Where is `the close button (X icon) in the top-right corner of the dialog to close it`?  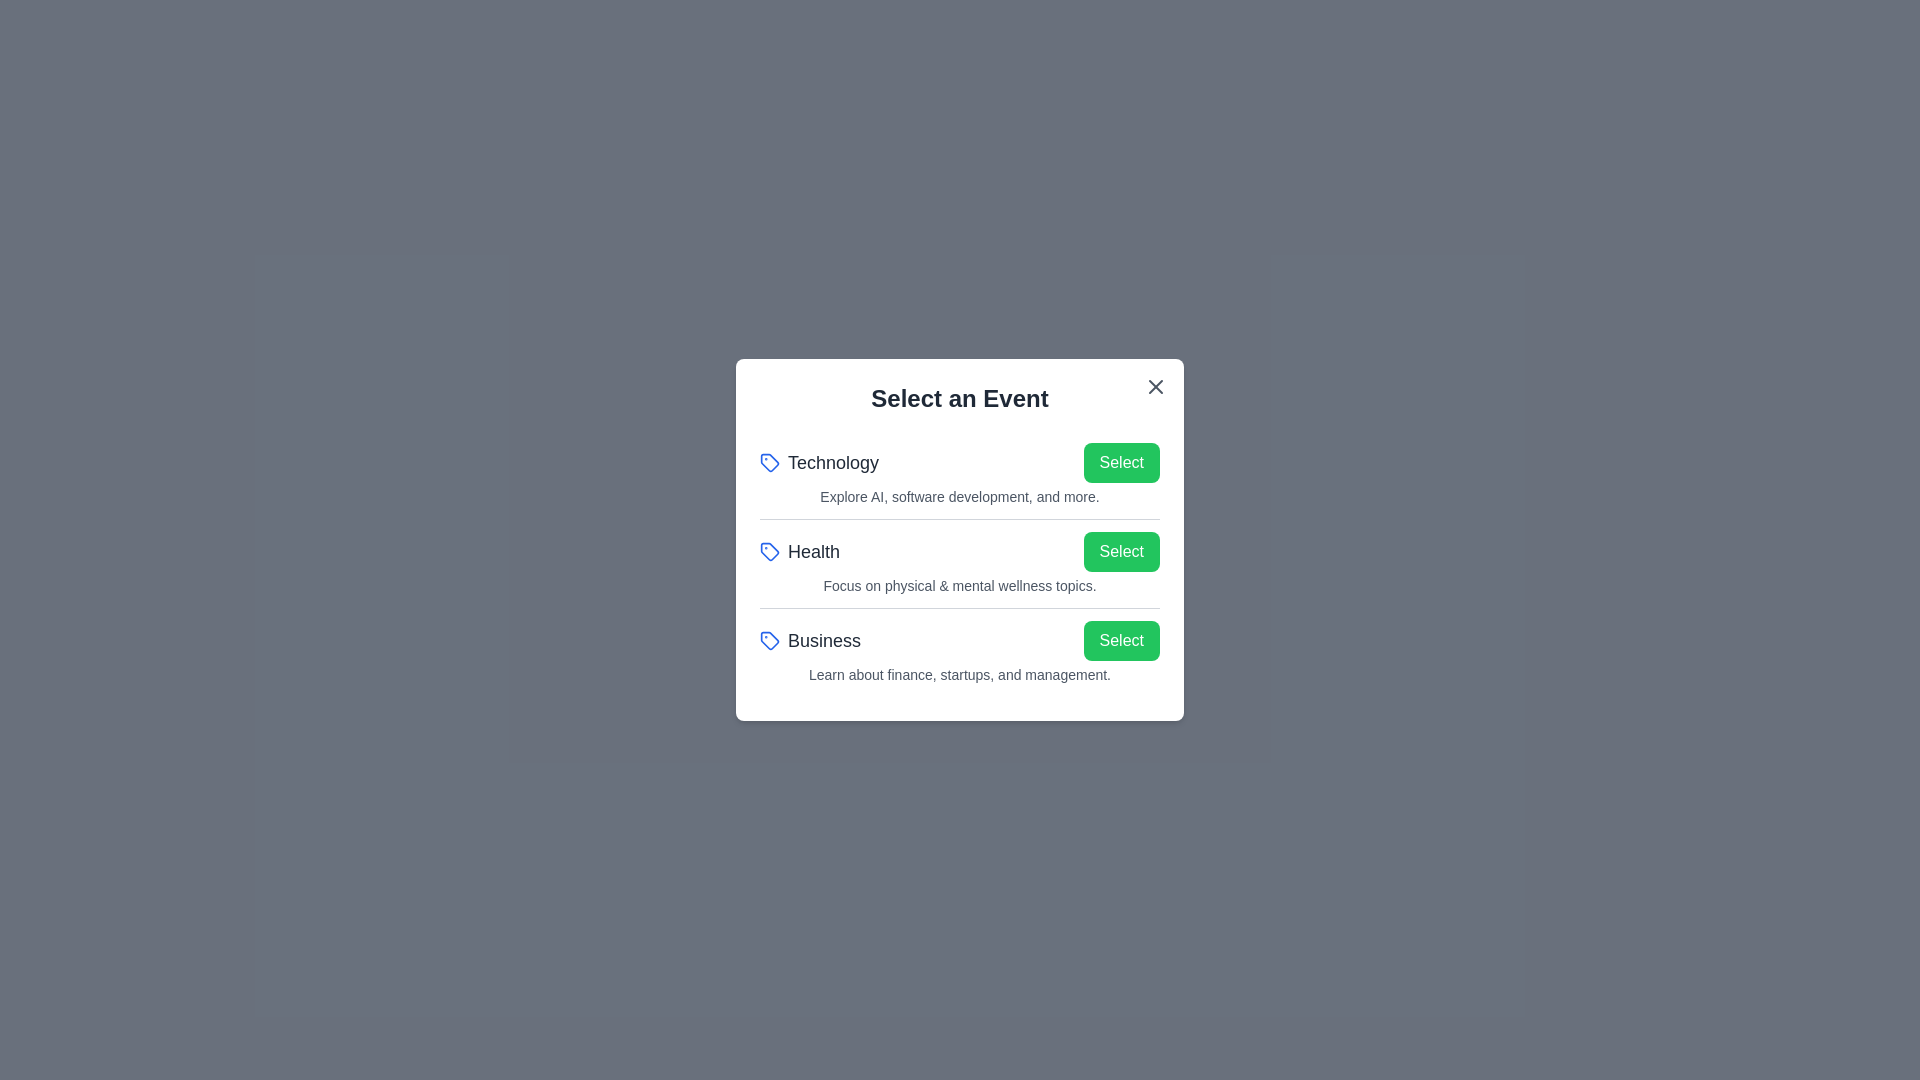
the close button (X icon) in the top-right corner of the dialog to close it is located at coordinates (1156, 386).